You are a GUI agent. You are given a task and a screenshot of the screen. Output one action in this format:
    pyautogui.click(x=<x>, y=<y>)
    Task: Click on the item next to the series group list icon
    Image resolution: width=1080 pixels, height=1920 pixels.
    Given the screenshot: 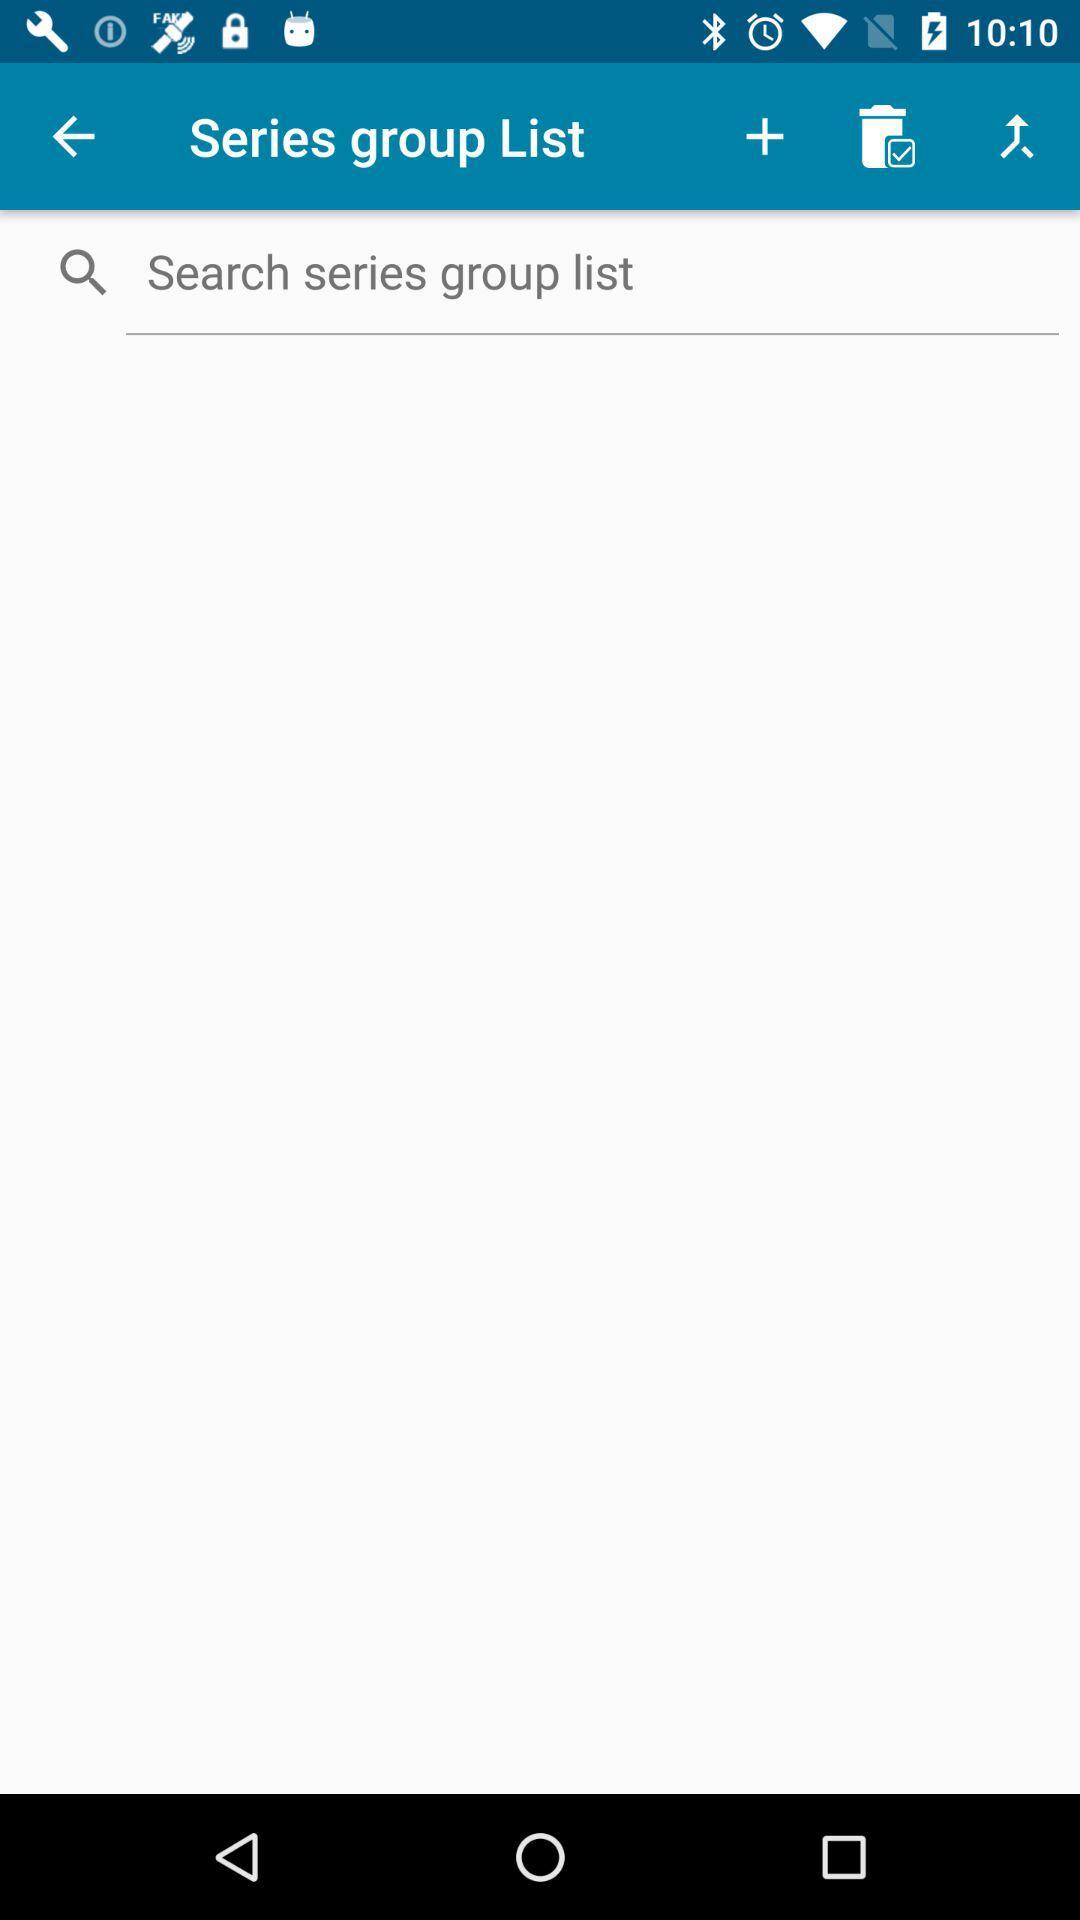 What is the action you would take?
    pyautogui.click(x=72, y=135)
    